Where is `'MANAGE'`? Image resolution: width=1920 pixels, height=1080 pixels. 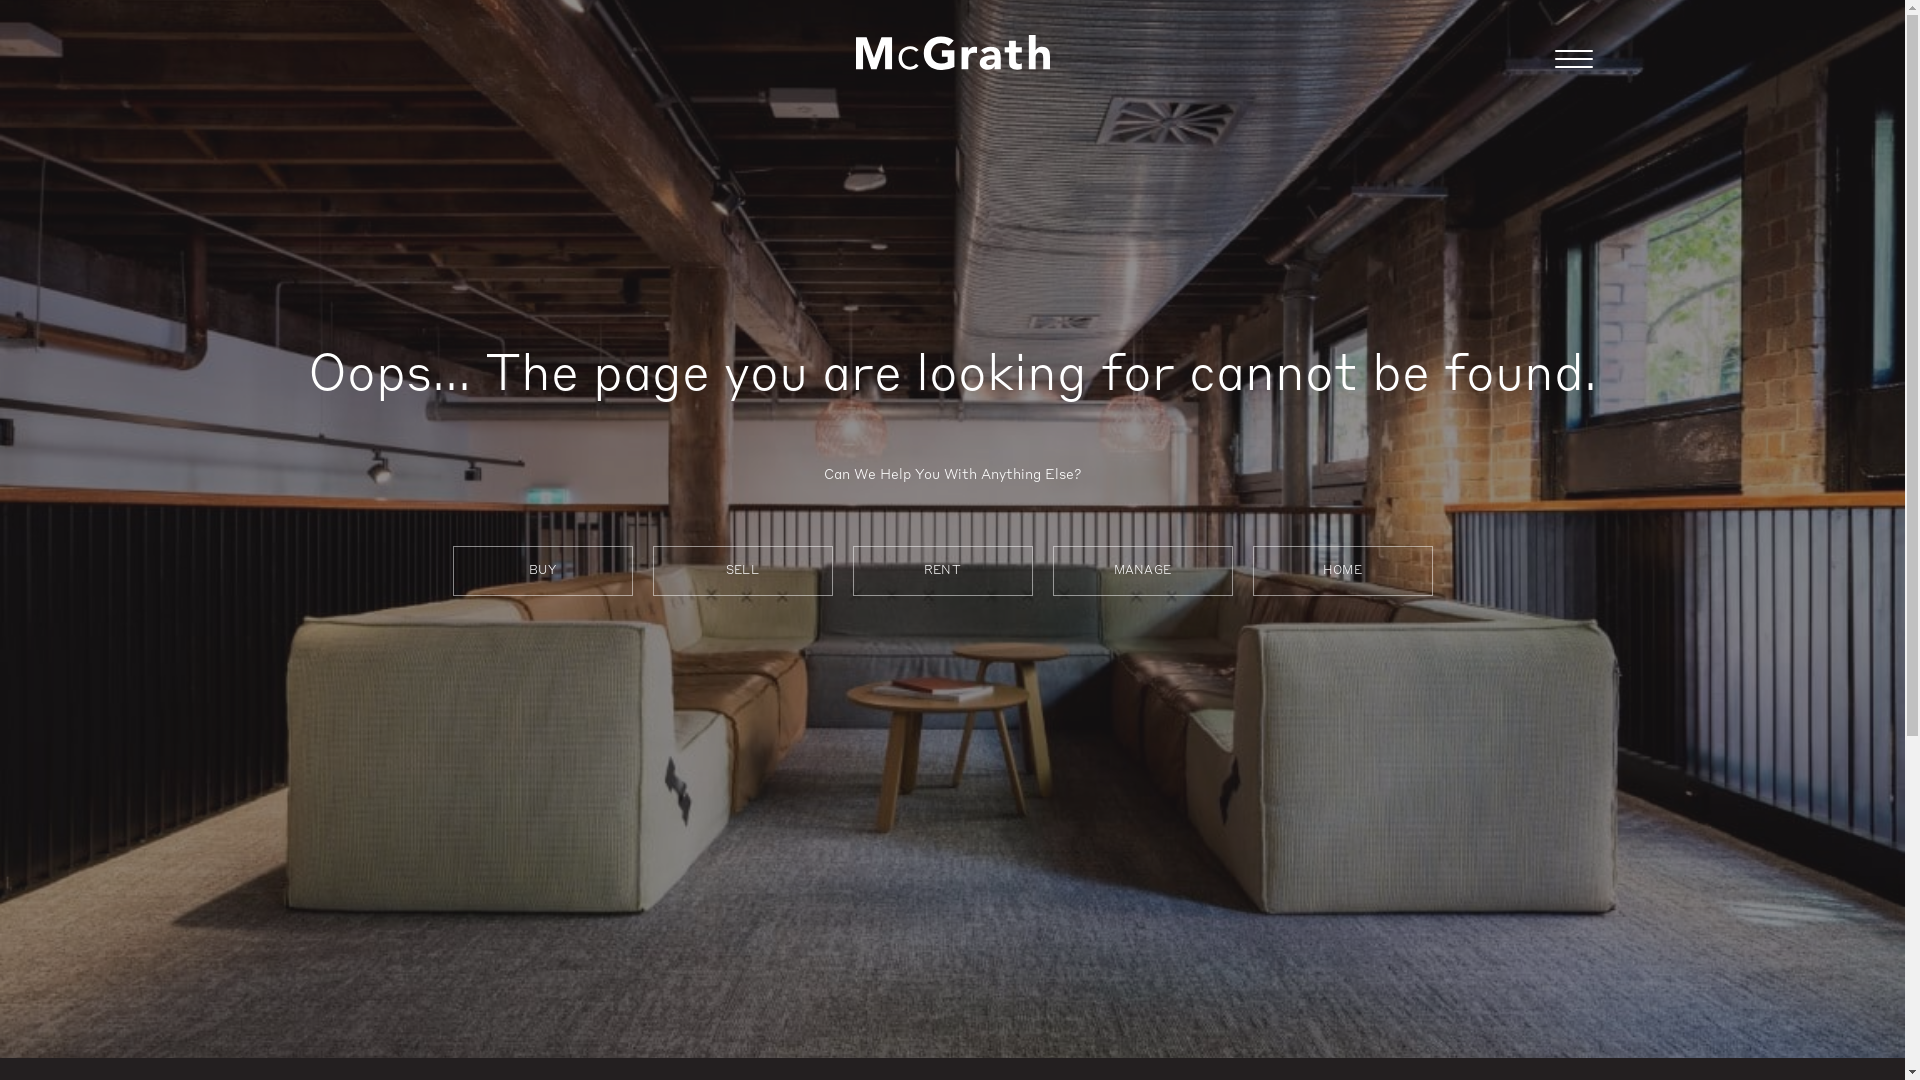
'MANAGE' is located at coordinates (1142, 570).